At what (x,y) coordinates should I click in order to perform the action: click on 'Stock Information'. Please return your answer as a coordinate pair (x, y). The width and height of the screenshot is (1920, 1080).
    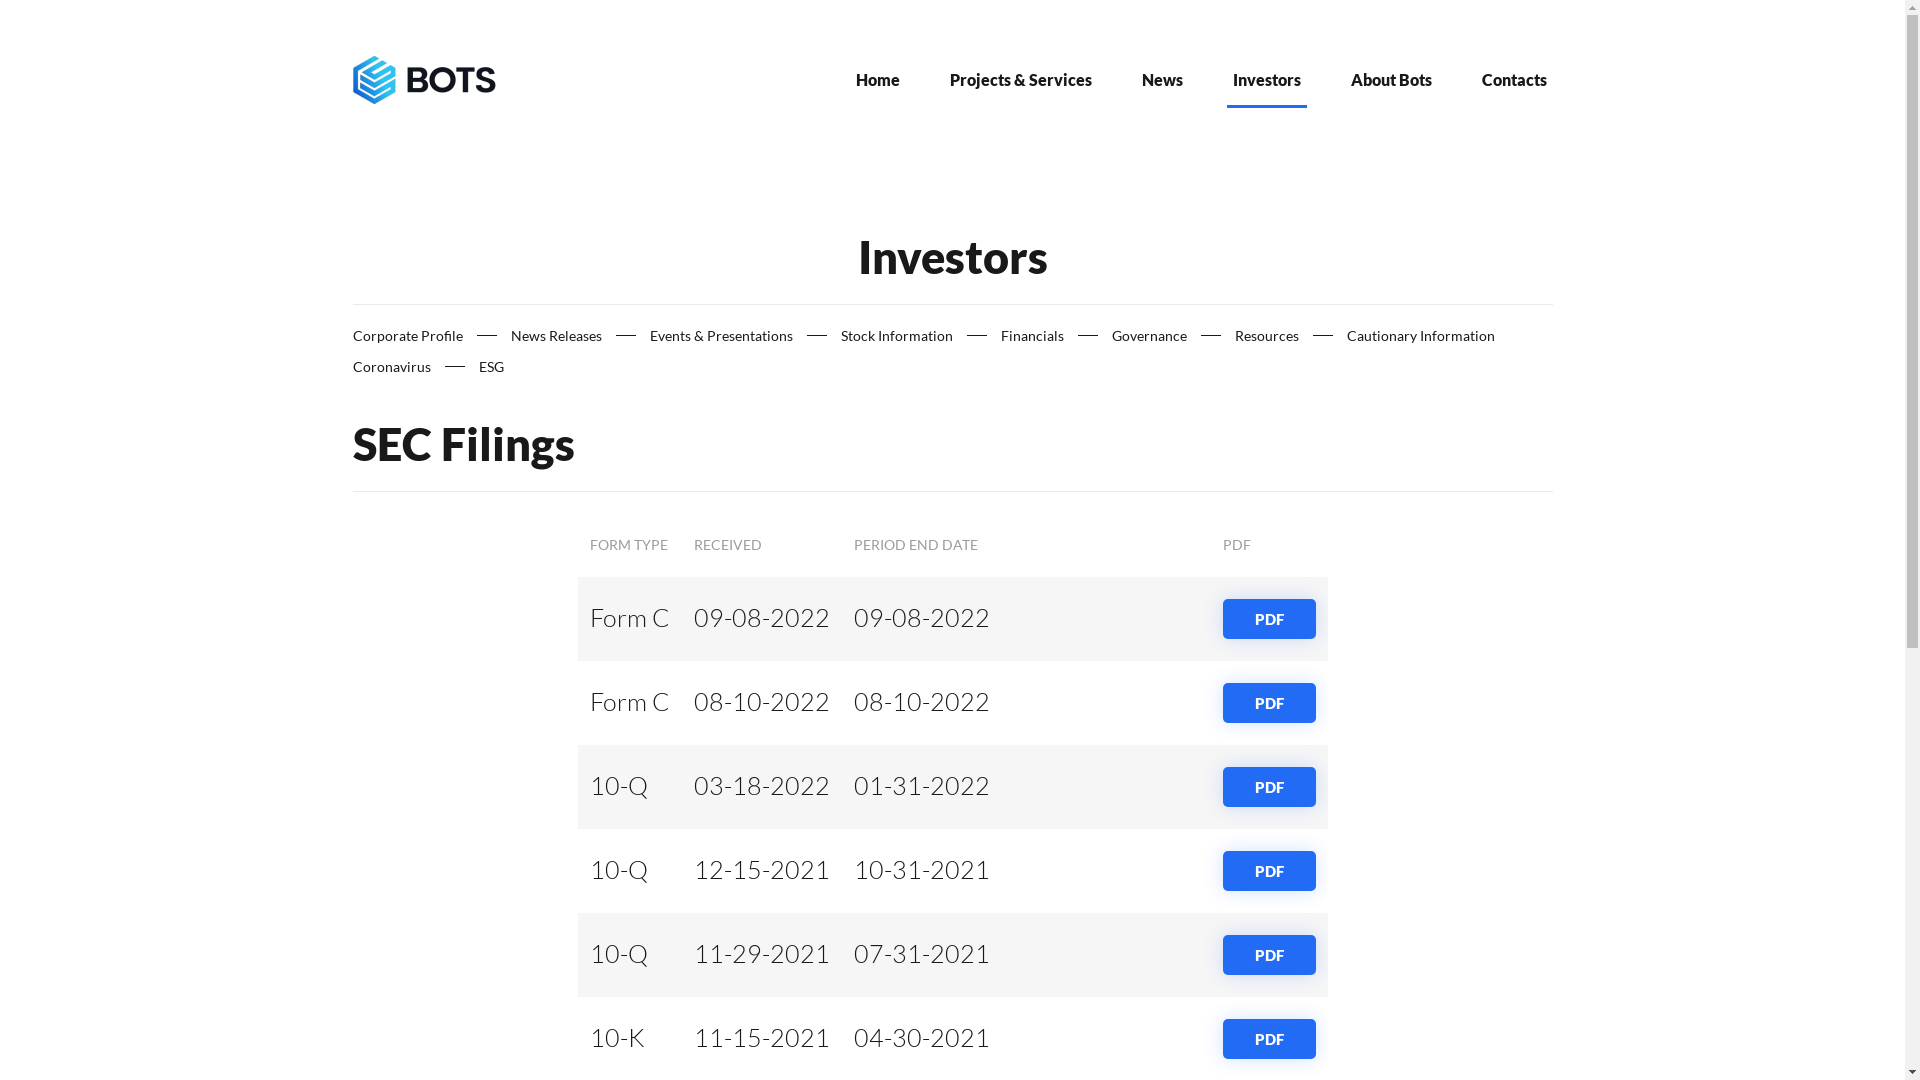
    Looking at the image, I should click on (840, 334).